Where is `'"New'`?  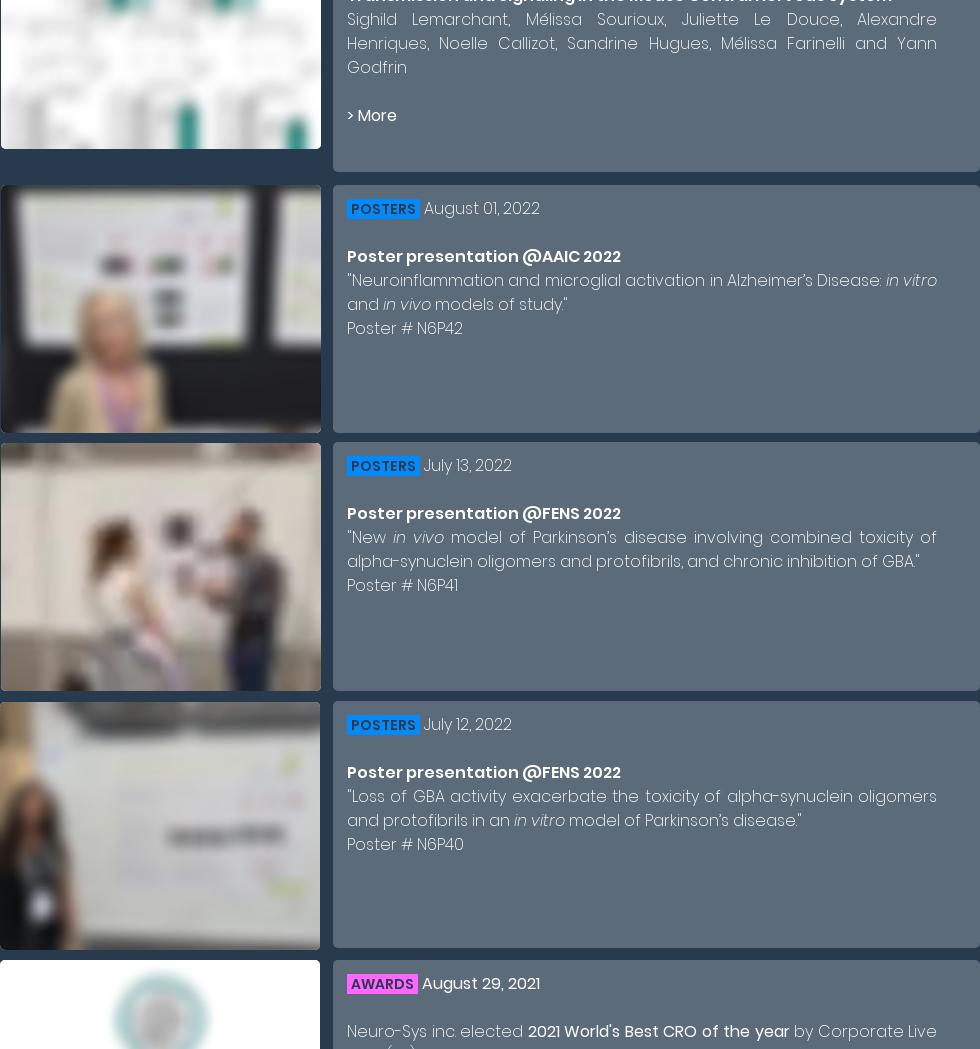 '"New' is located at coordinates (370, 537).